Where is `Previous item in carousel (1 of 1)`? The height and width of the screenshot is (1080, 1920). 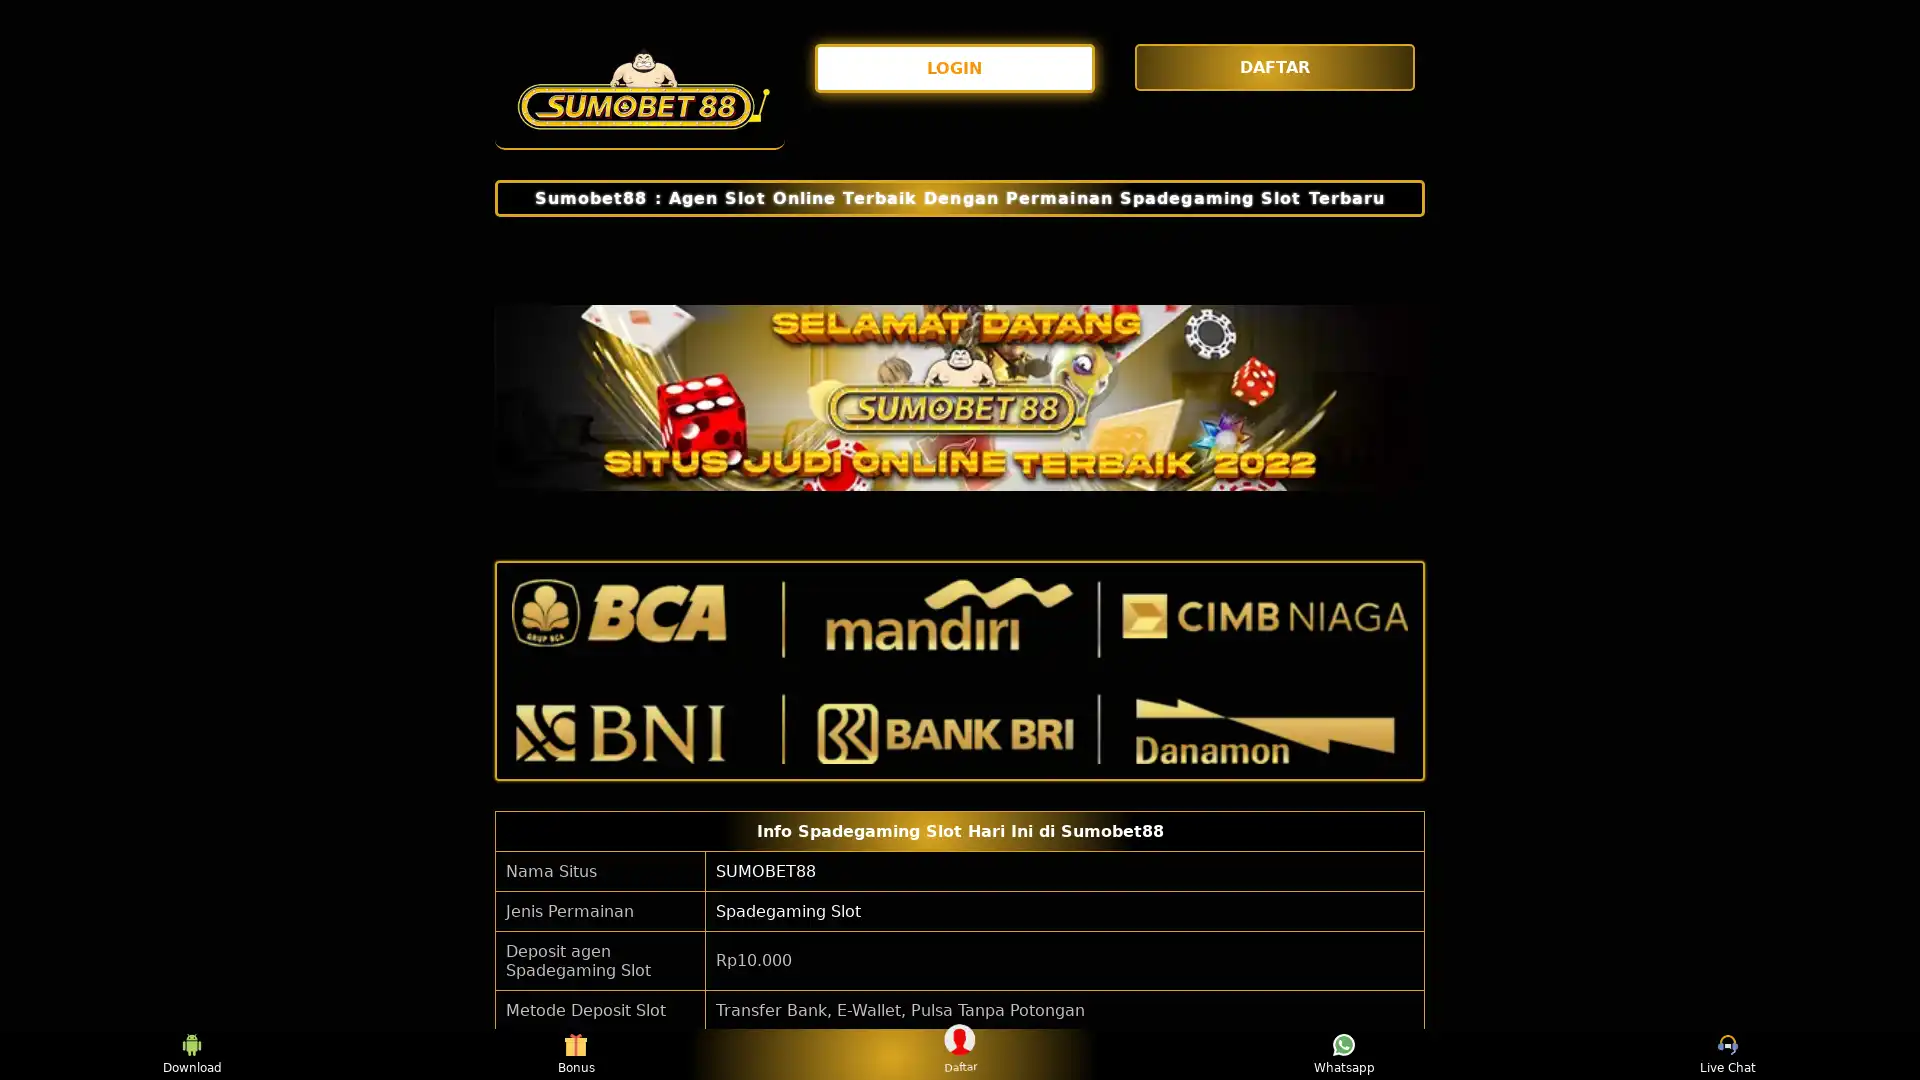 Previous item in carousel (1 of 1) is located at coordinates (511, 397).